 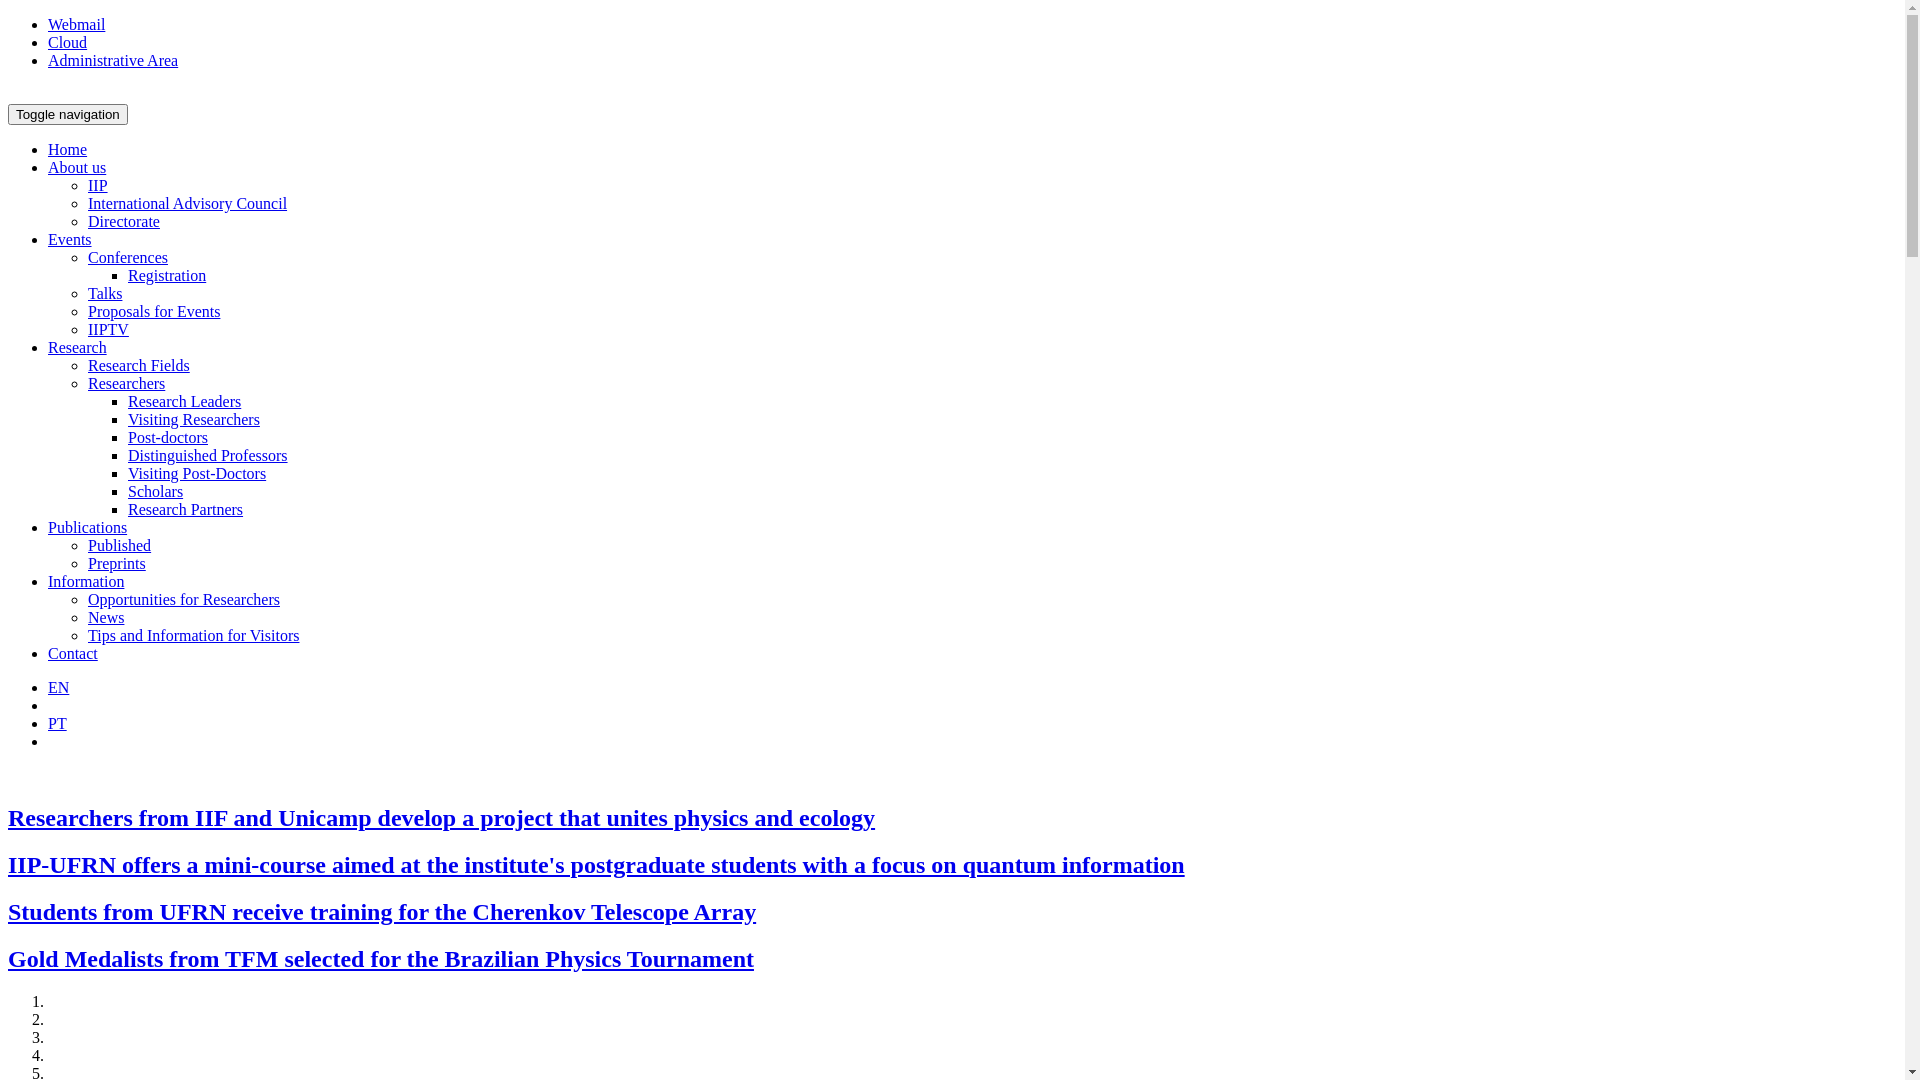 What do you see at coordinates (115, 563) in the screenshot?
I see `'Preprints'` at bounding box center [115, 563].